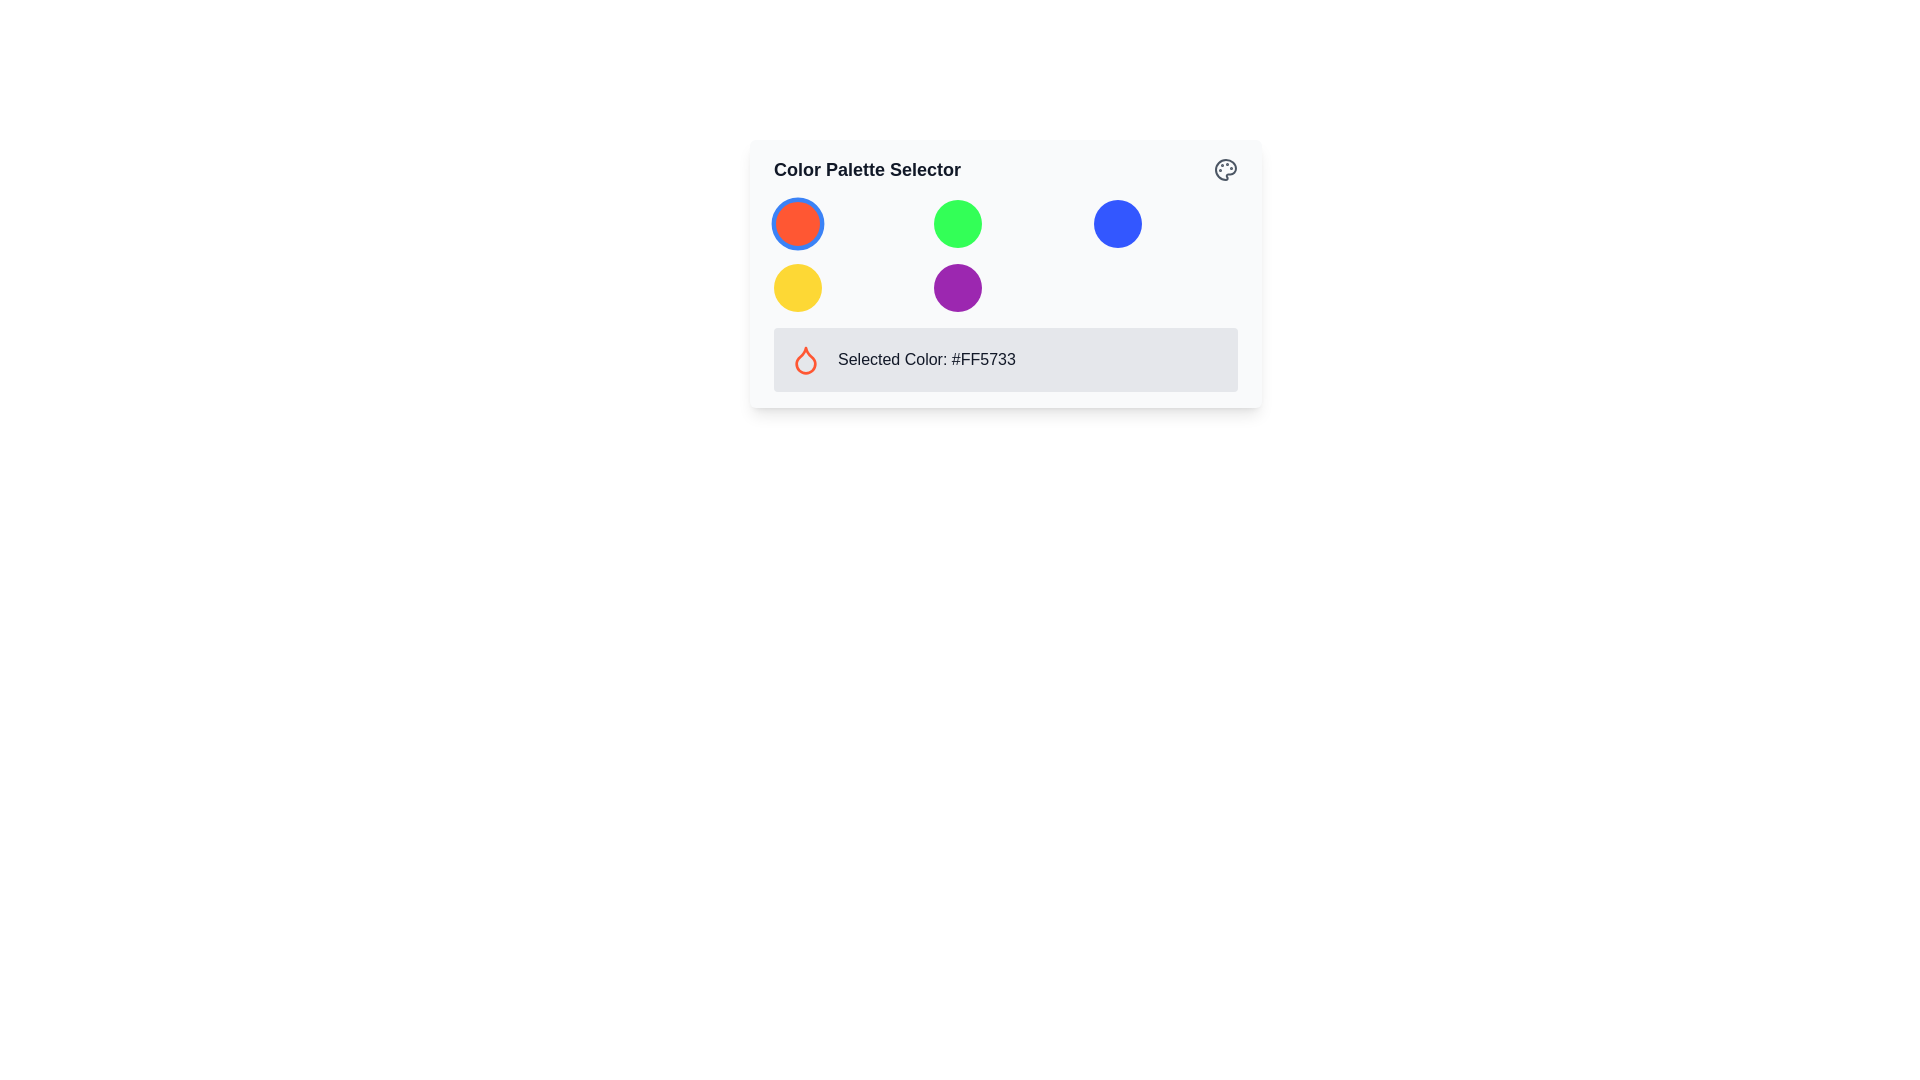 The height and width of the screenshot is (1080, 1920). What do you see at coordinates (796, 223) in the screenshot?
I see `the circular button in the top-left corner of the color palette interface` at bounding box center [796, 223].